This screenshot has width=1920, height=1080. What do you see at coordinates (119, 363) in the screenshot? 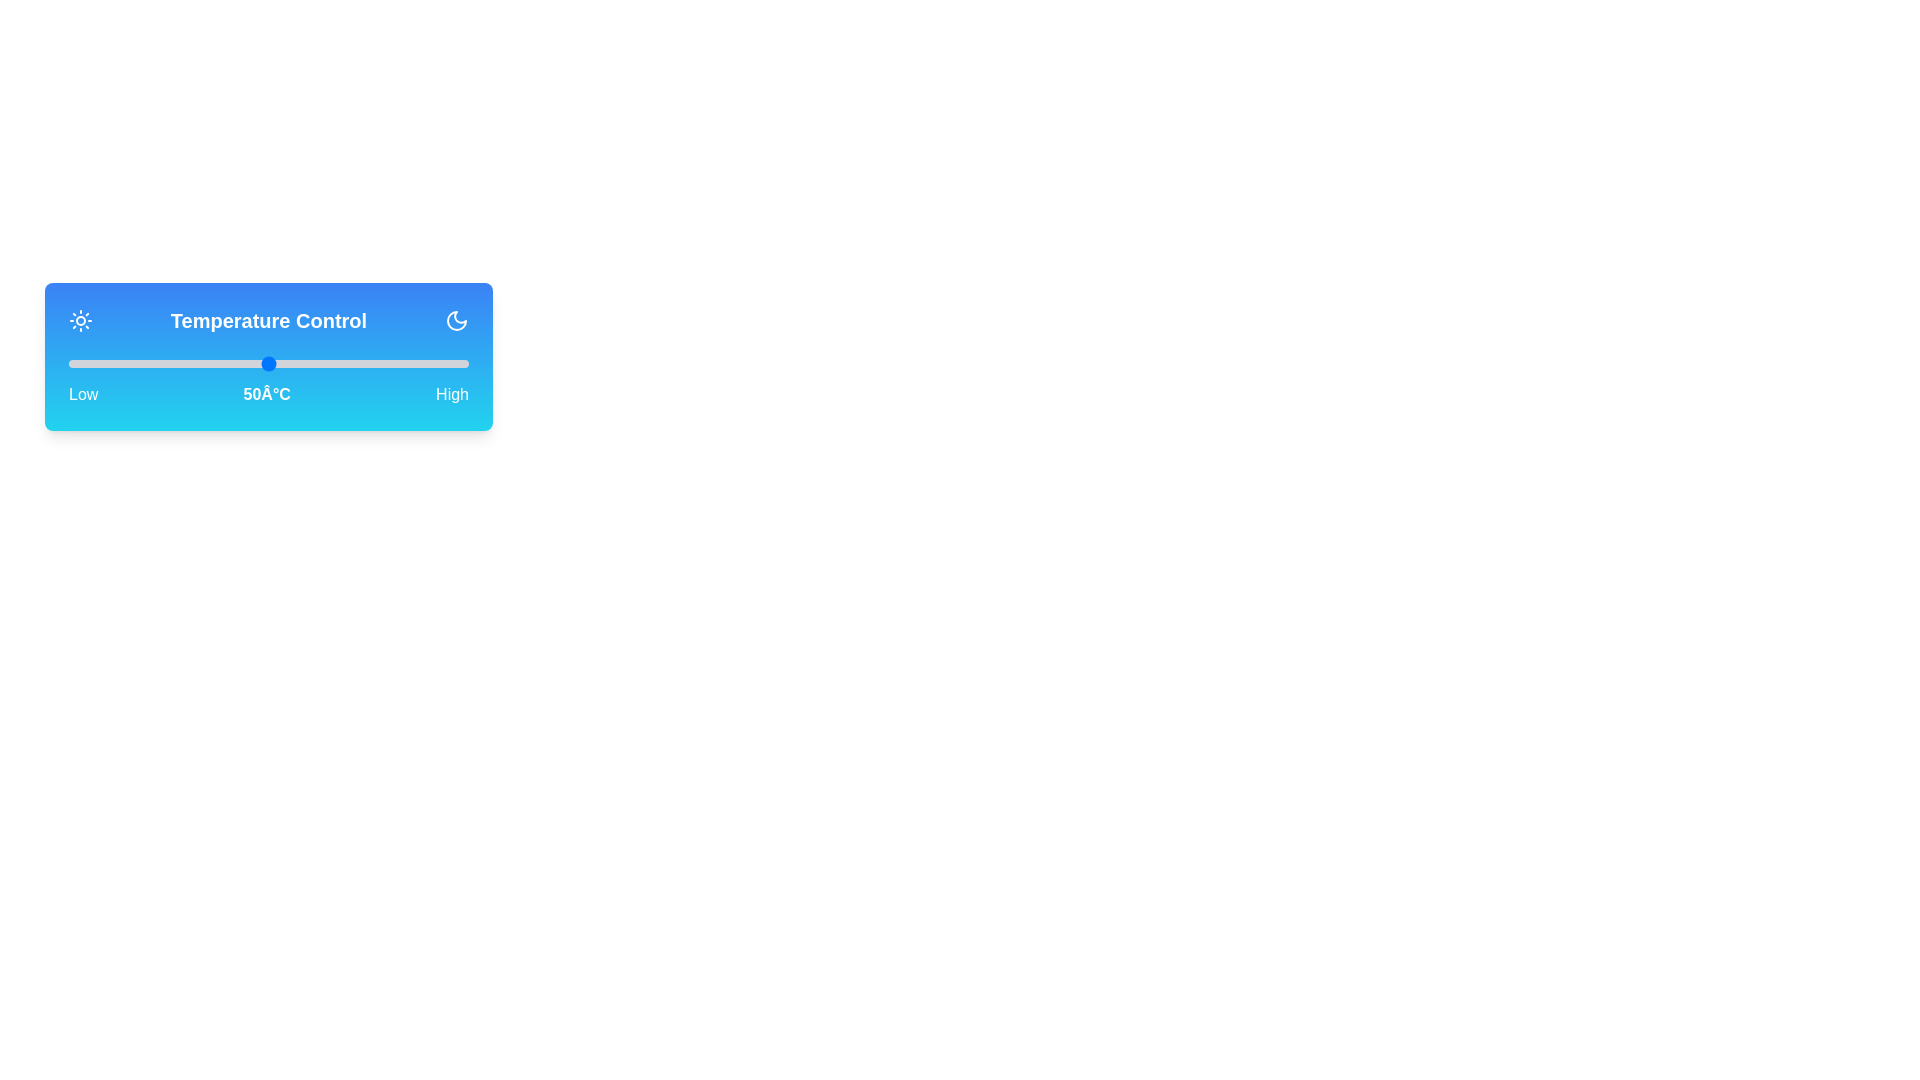
I see `the temperature to 13°C by moving the slider` at bounding box center [119, 363].